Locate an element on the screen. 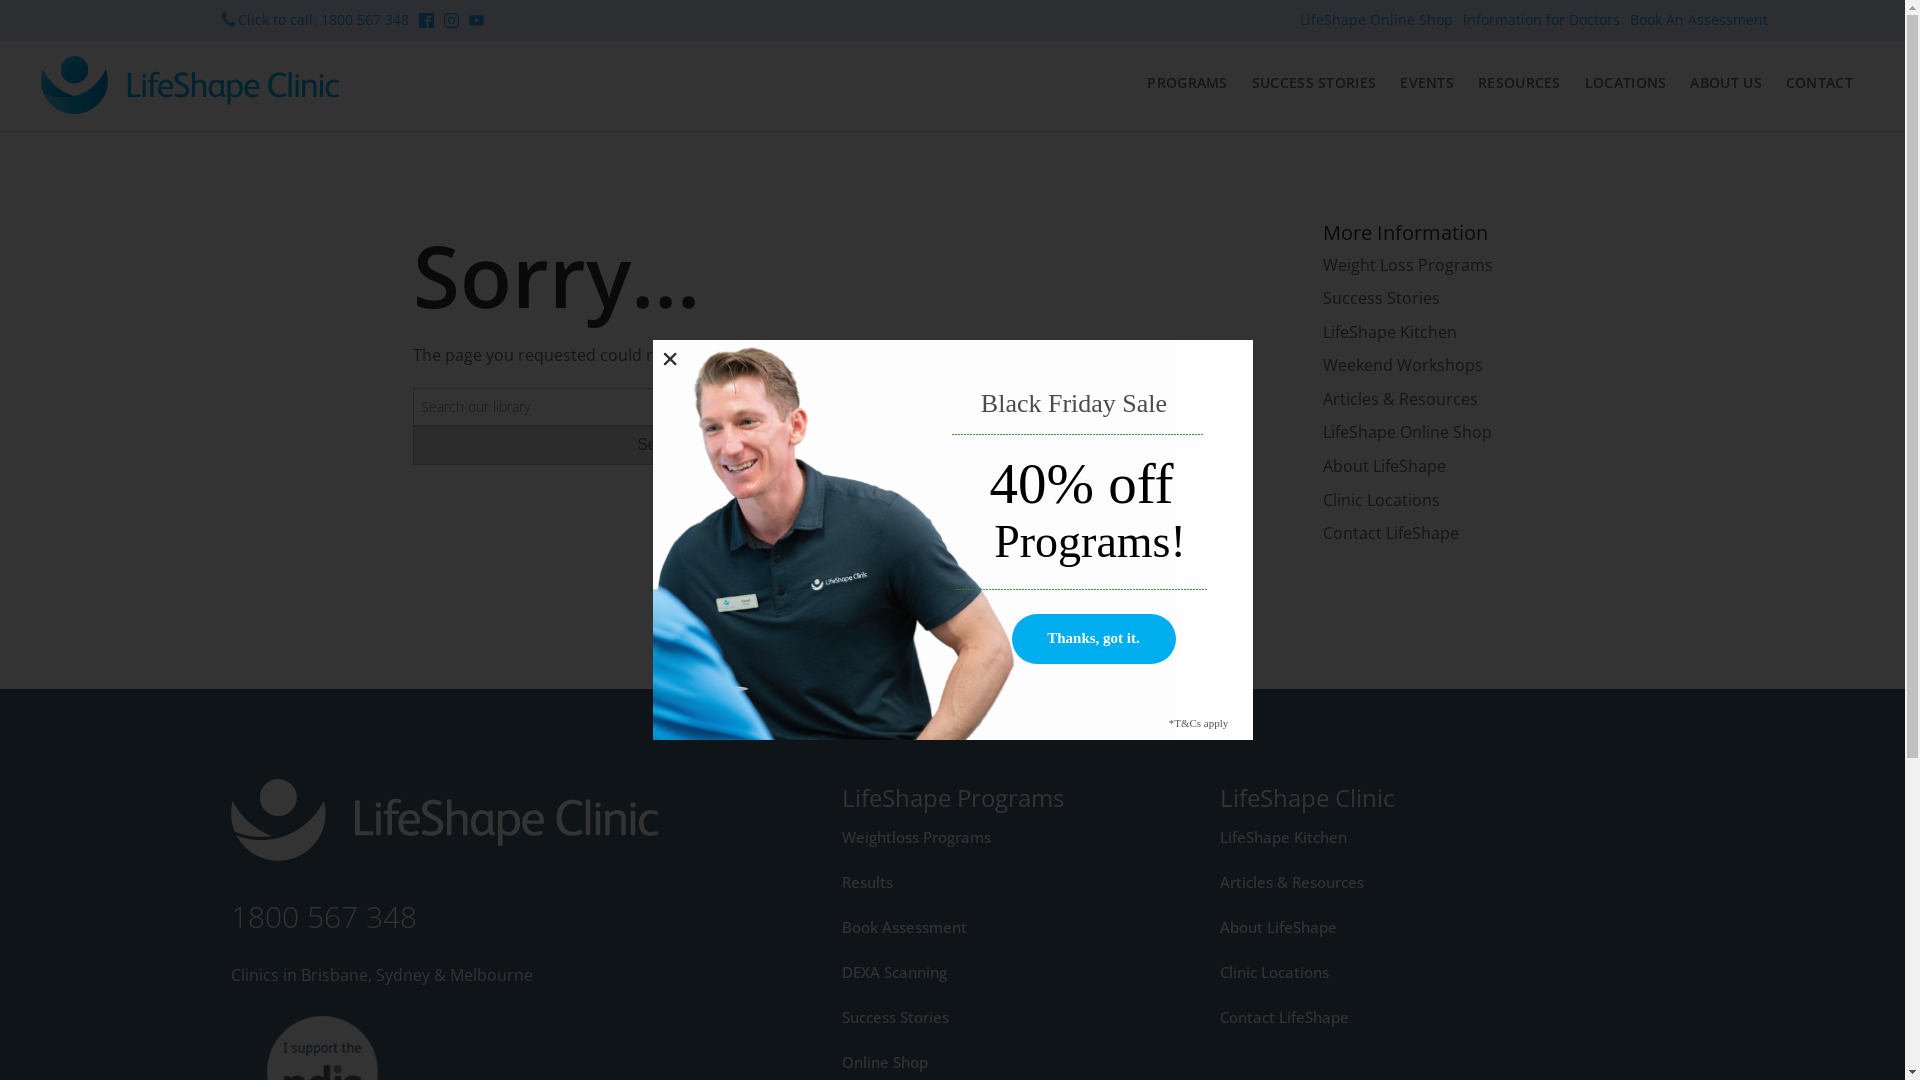  'Weekend Workshops' is located at coordinates (1321, 366).